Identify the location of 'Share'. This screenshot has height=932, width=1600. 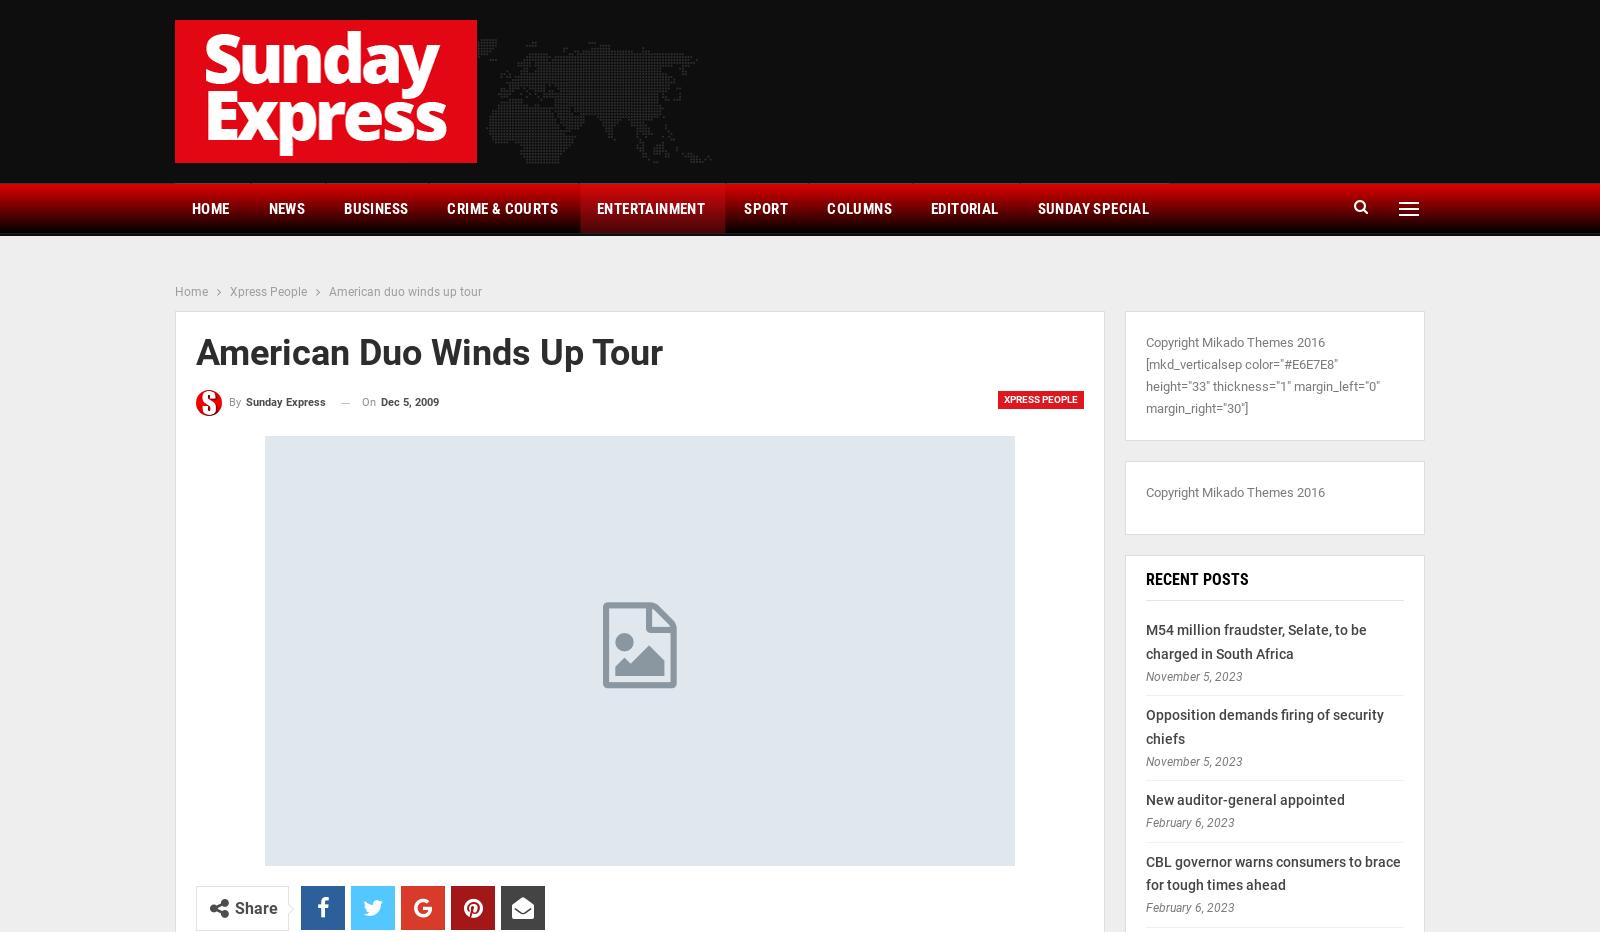
(256, 908).